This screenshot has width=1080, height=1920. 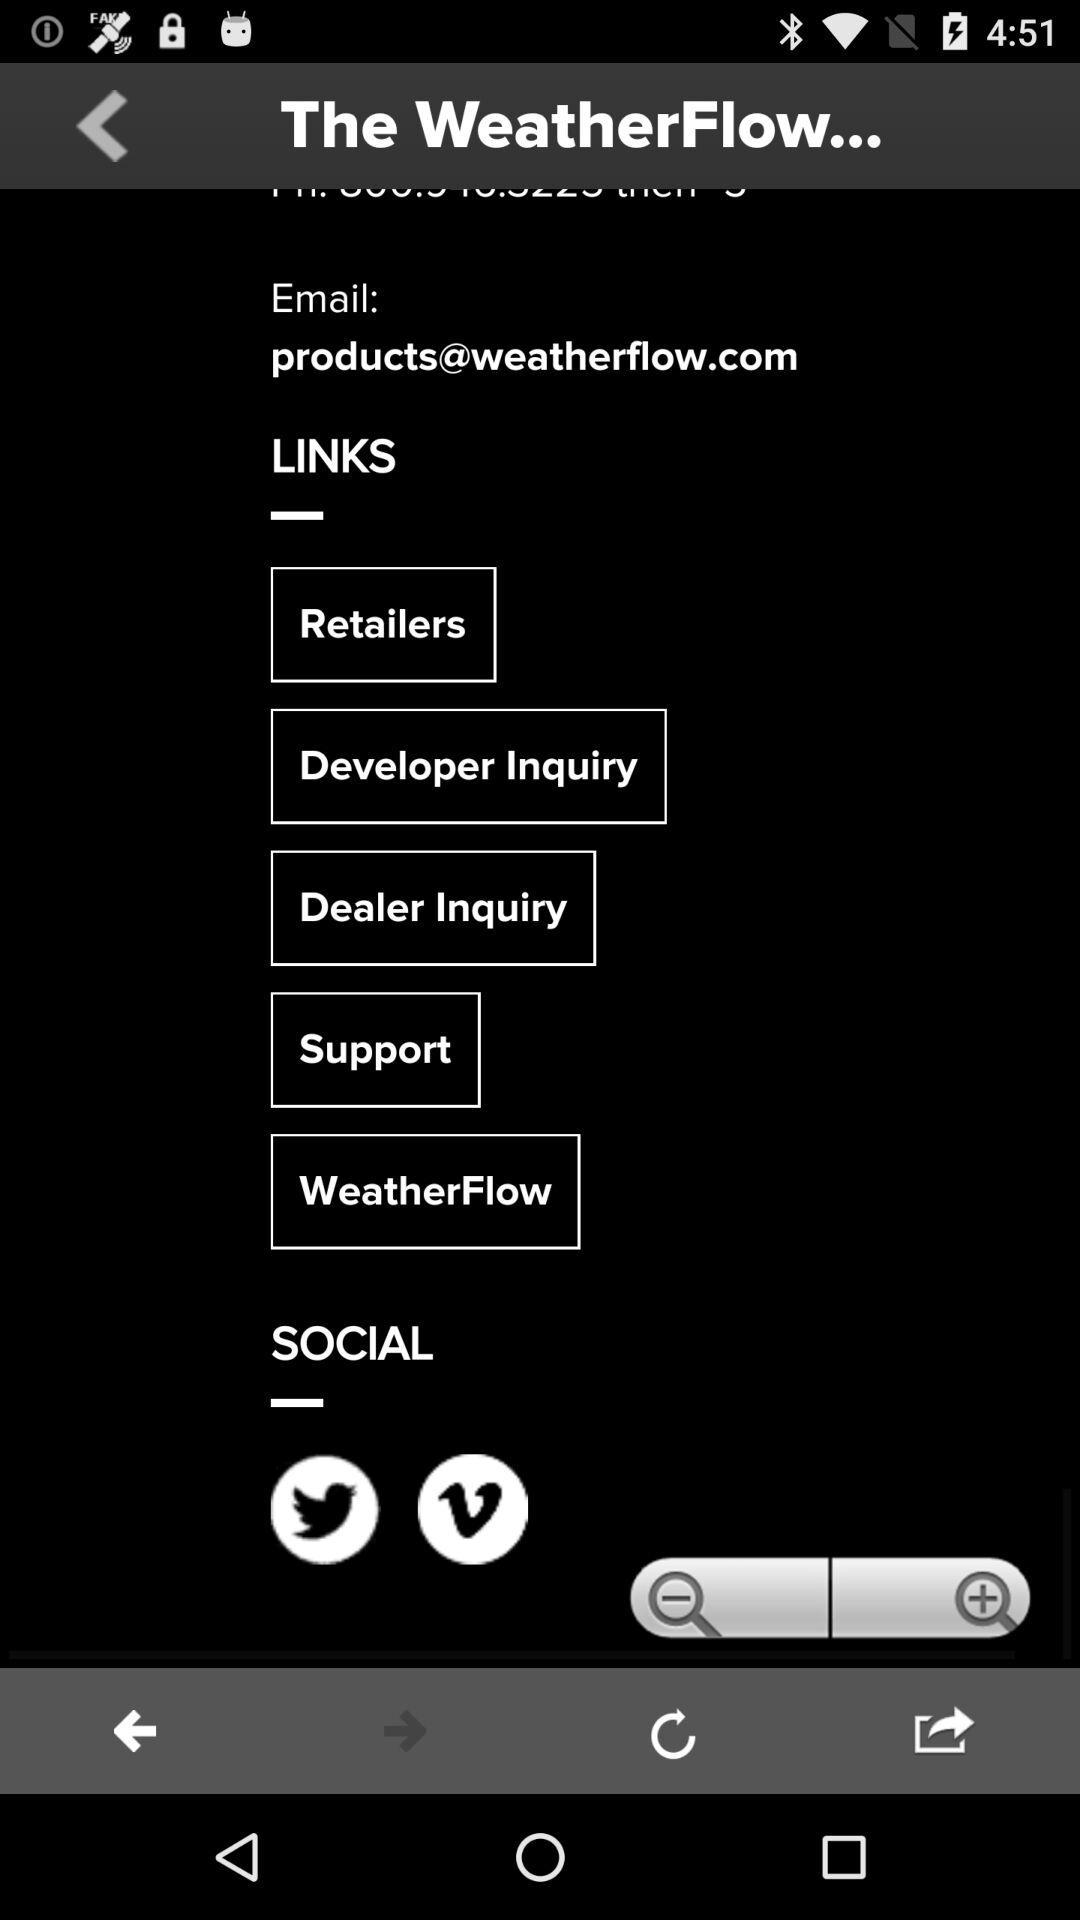 I want to click on go forward, so click(x=945, y=1730).